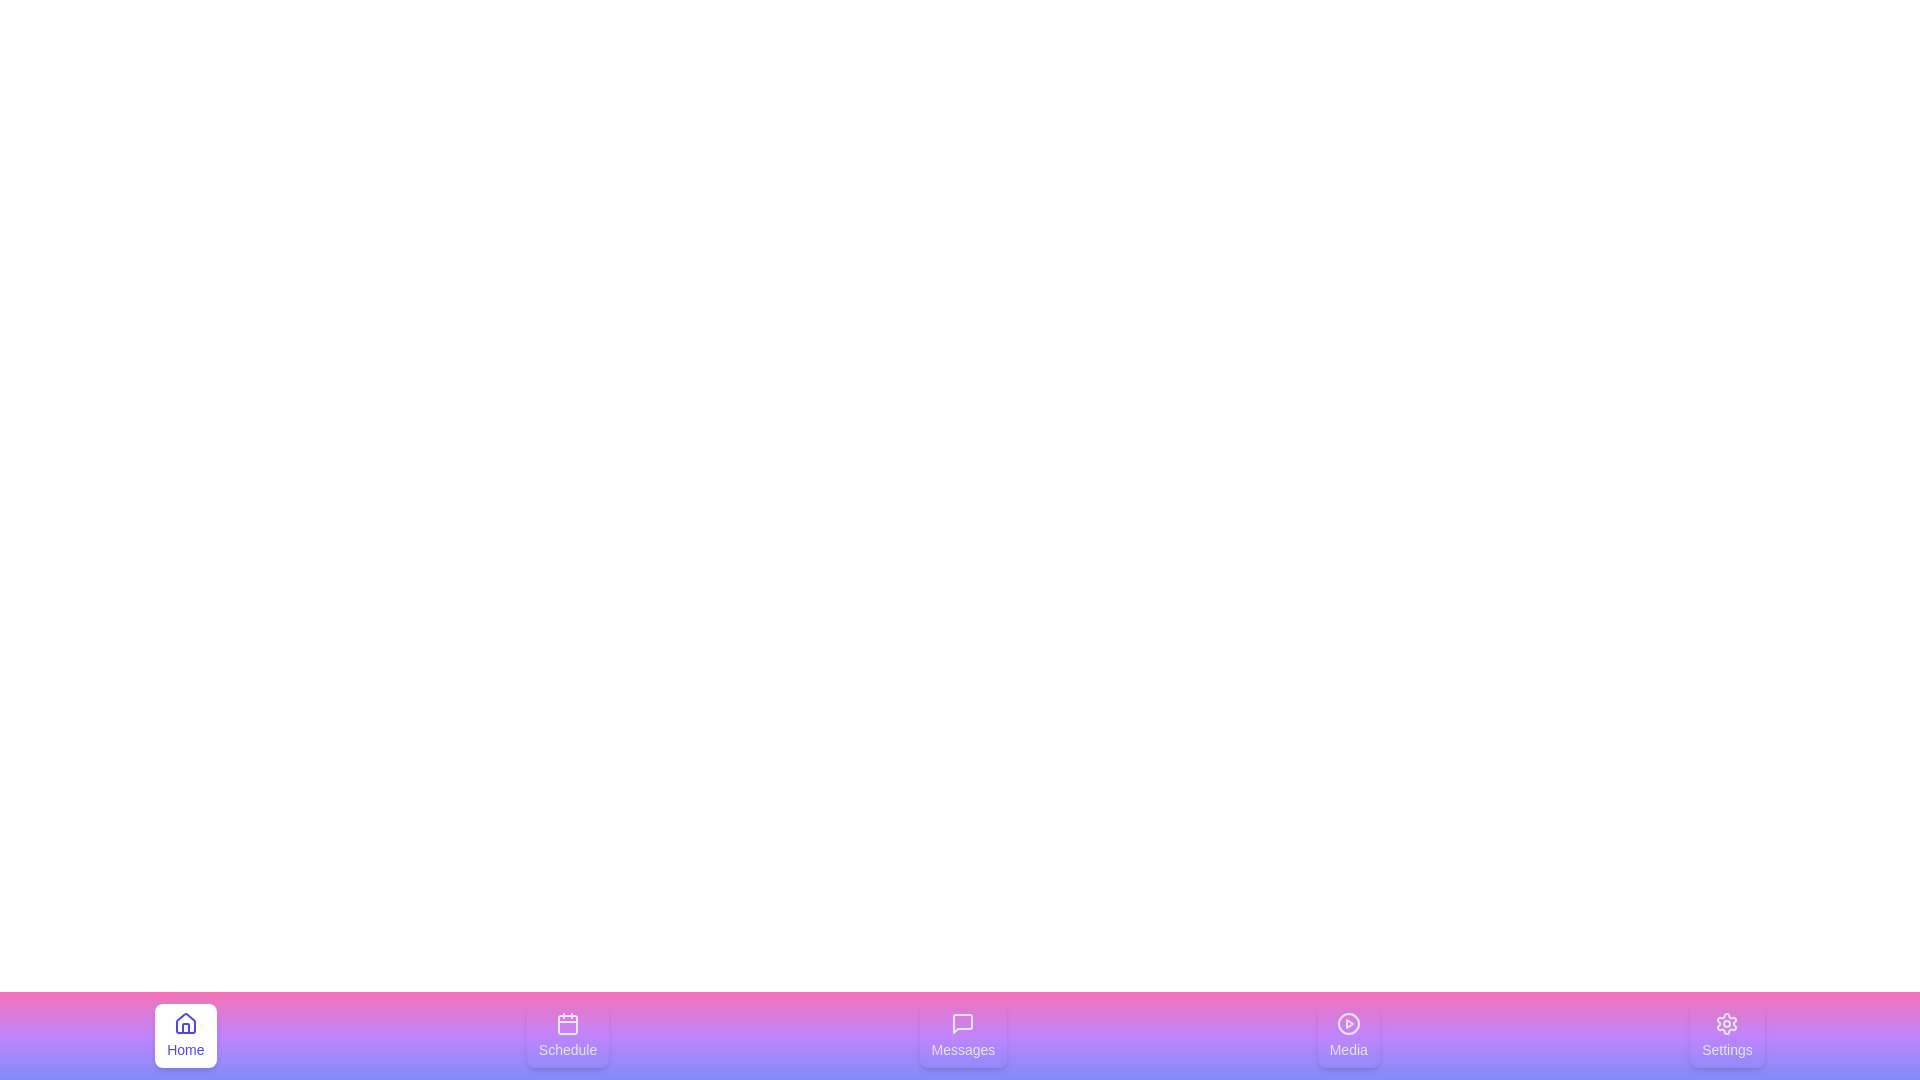  What do you see at coordinates (567, 1035) in the screenshot?
I see `the tab labeled Schedule in the EnhancedBottomNavigation component` at bounding box center [567, 1035].